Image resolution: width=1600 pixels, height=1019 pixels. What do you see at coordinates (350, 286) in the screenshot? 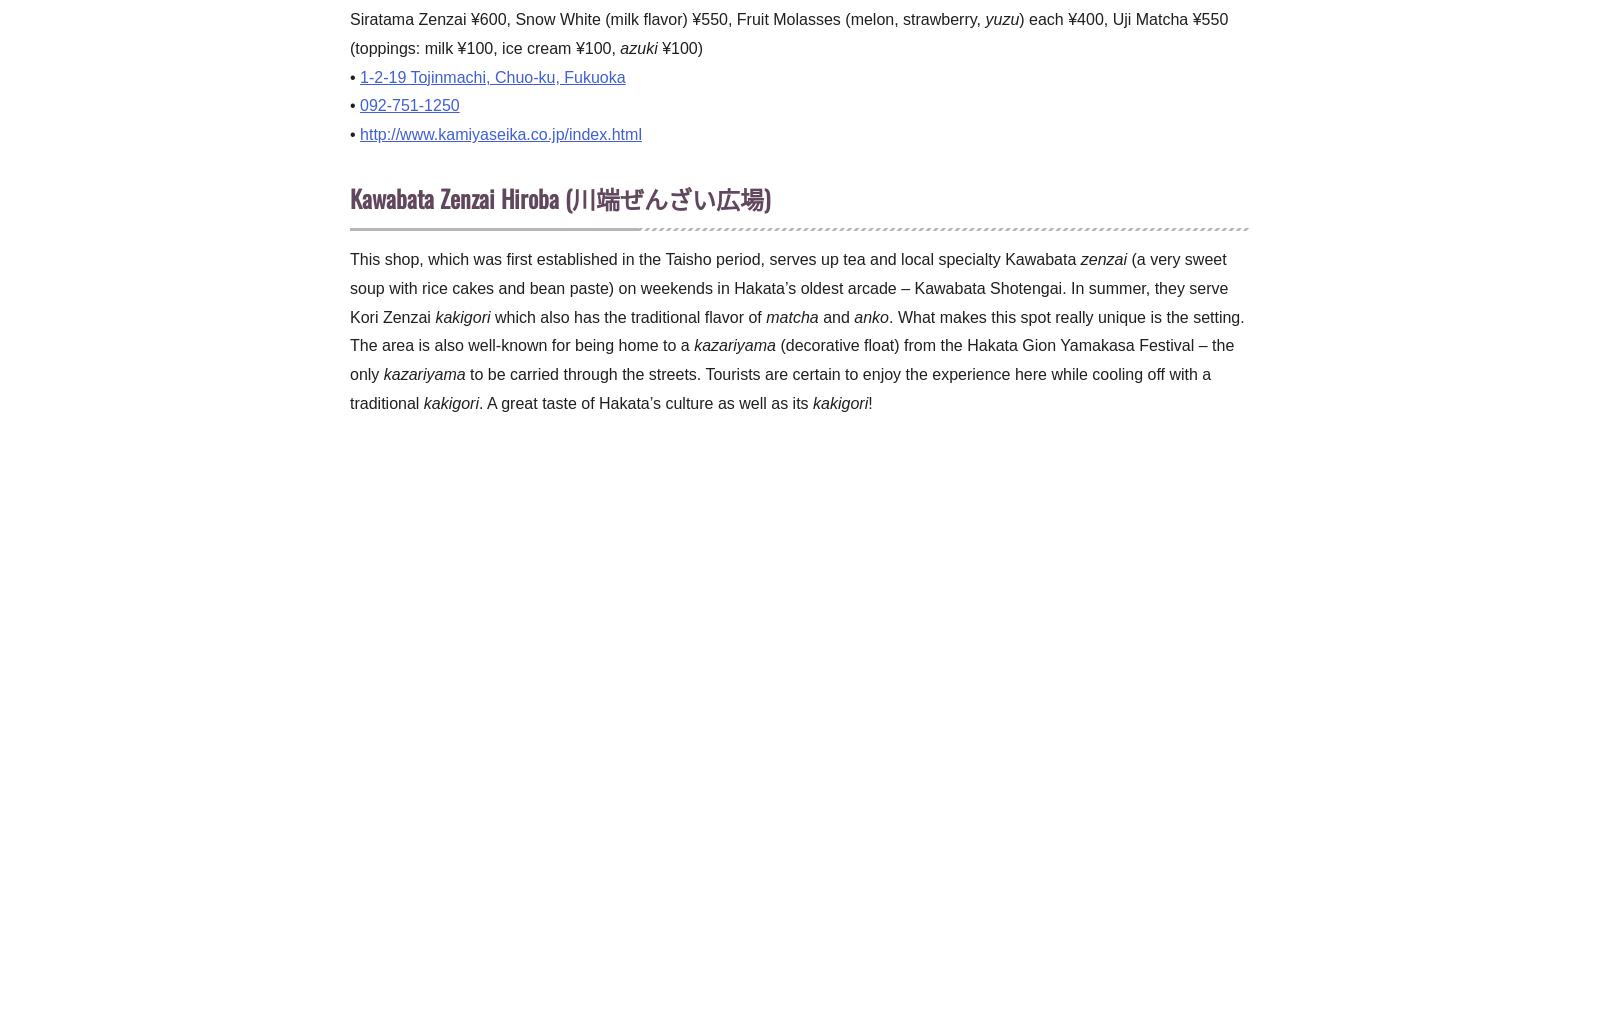
I see `'(a very sweet soup with rice cakes and bean paste) on weekends in Hakata’s oldest arcade – Kawabata Shotengai. In summer, they serve Kori Zenzai'` at bounding box center [350, 286].